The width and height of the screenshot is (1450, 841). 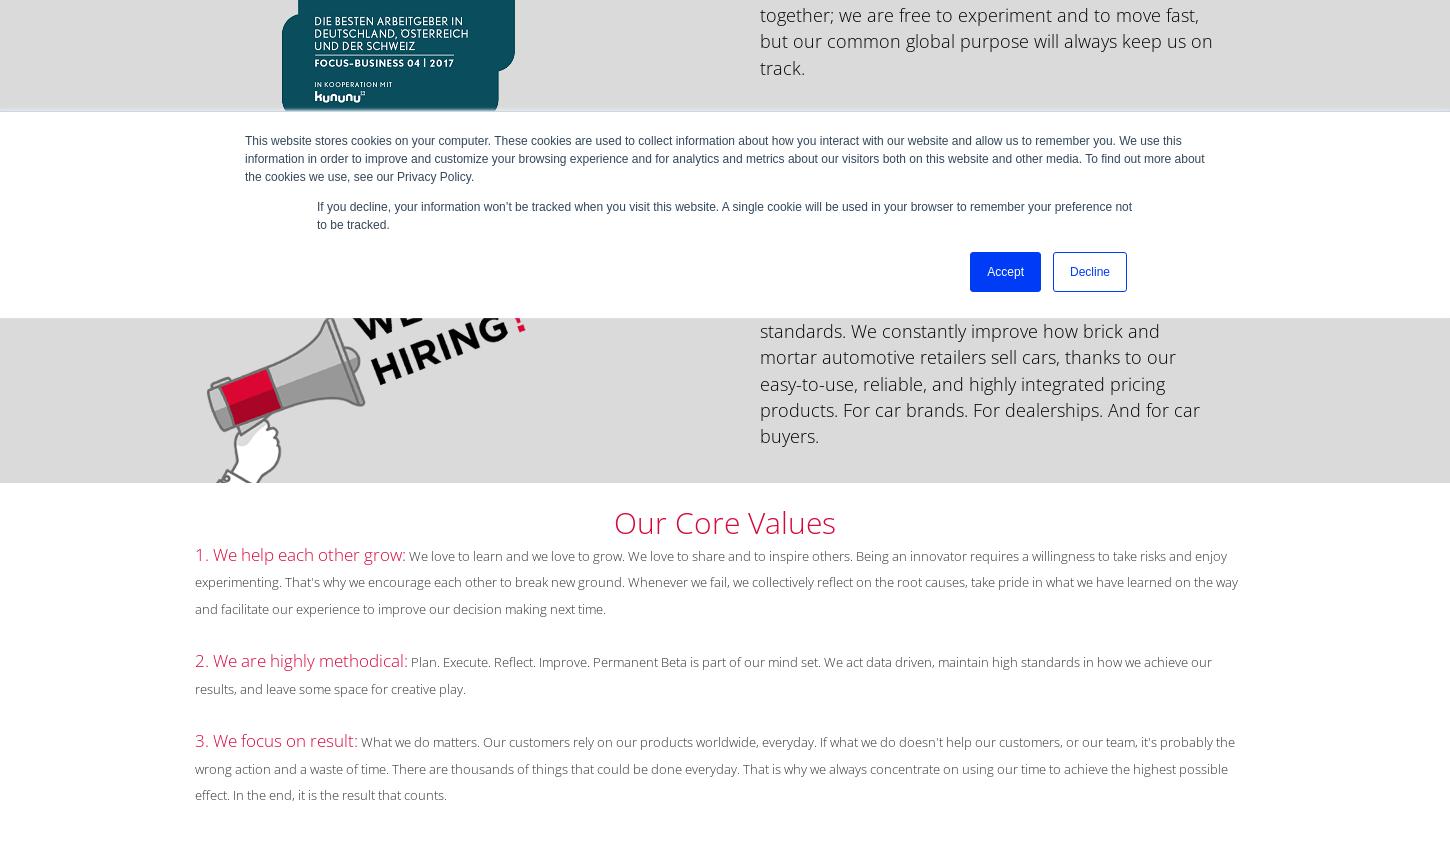 I want to click on 'The Impact:', so click(x=804, y=118).